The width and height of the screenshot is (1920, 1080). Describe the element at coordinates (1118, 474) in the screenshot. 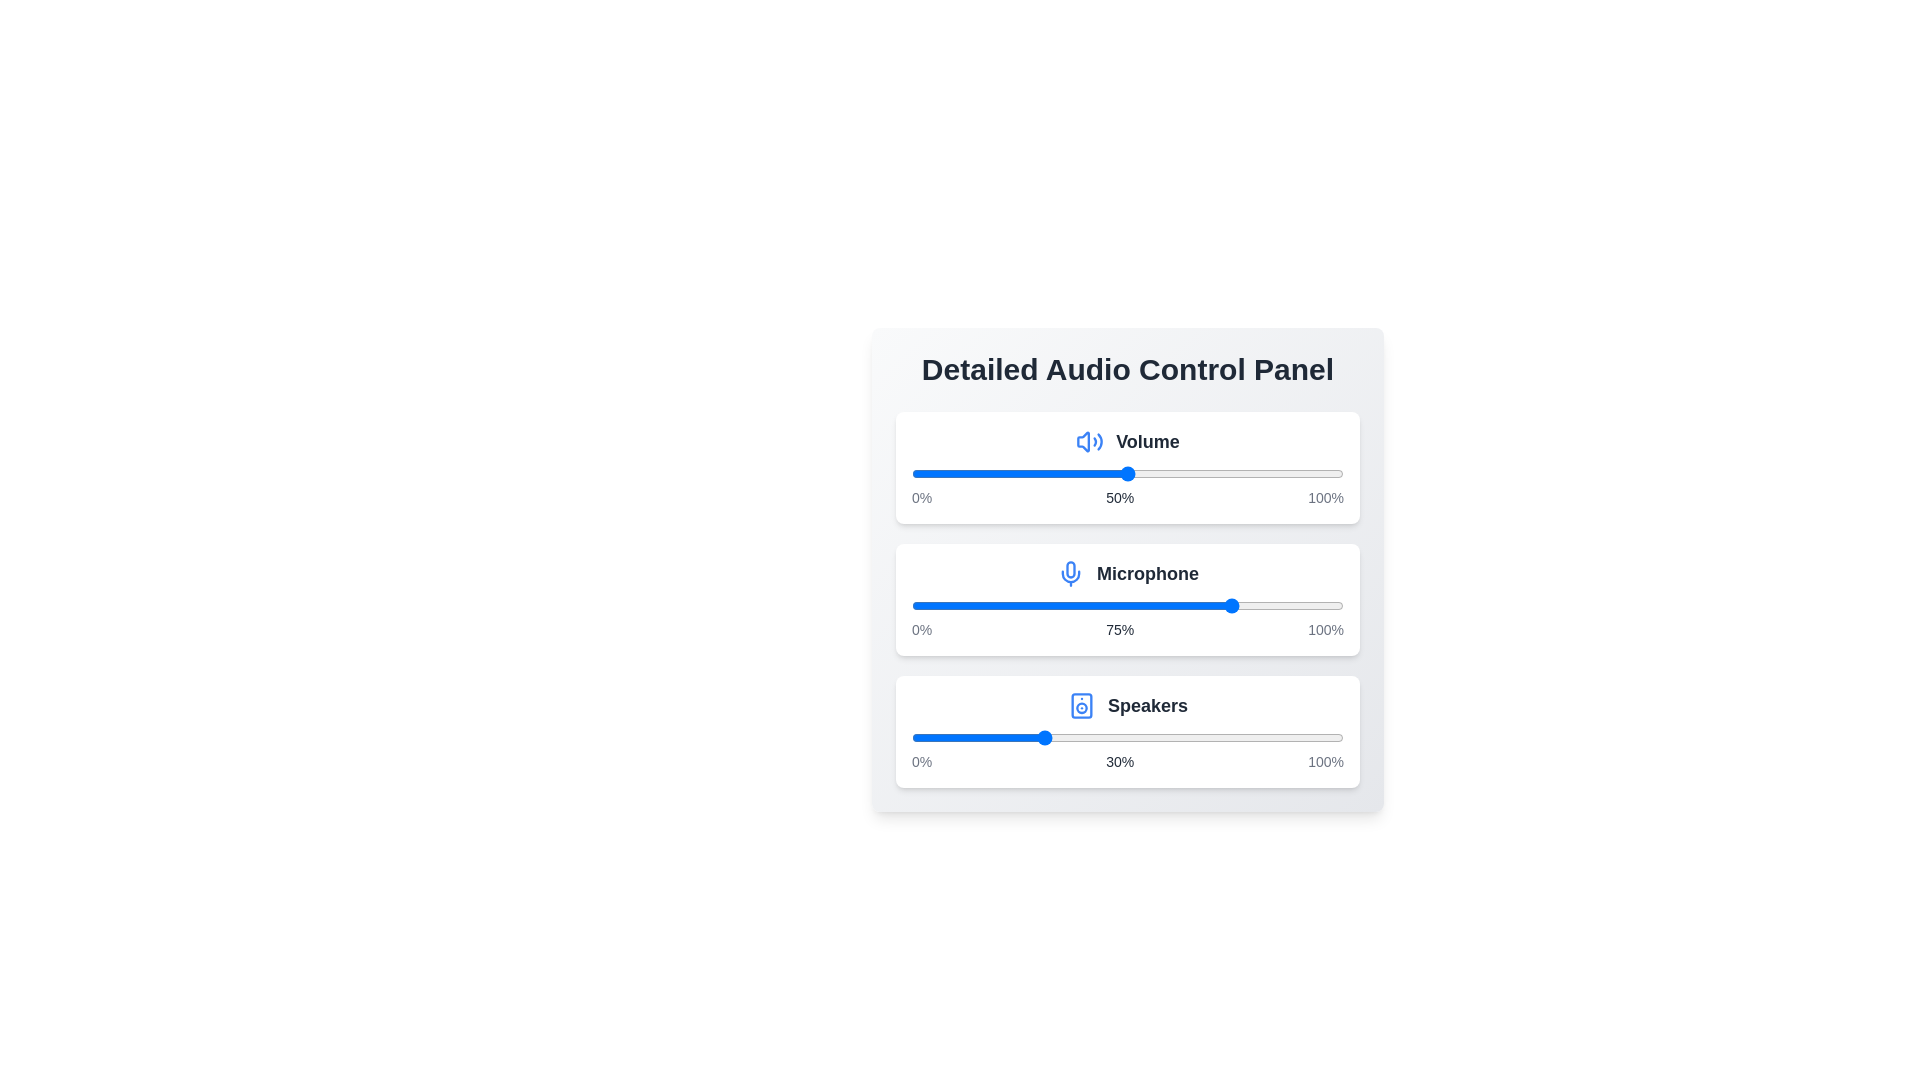

I see `the volume slider to 48%` at that location.